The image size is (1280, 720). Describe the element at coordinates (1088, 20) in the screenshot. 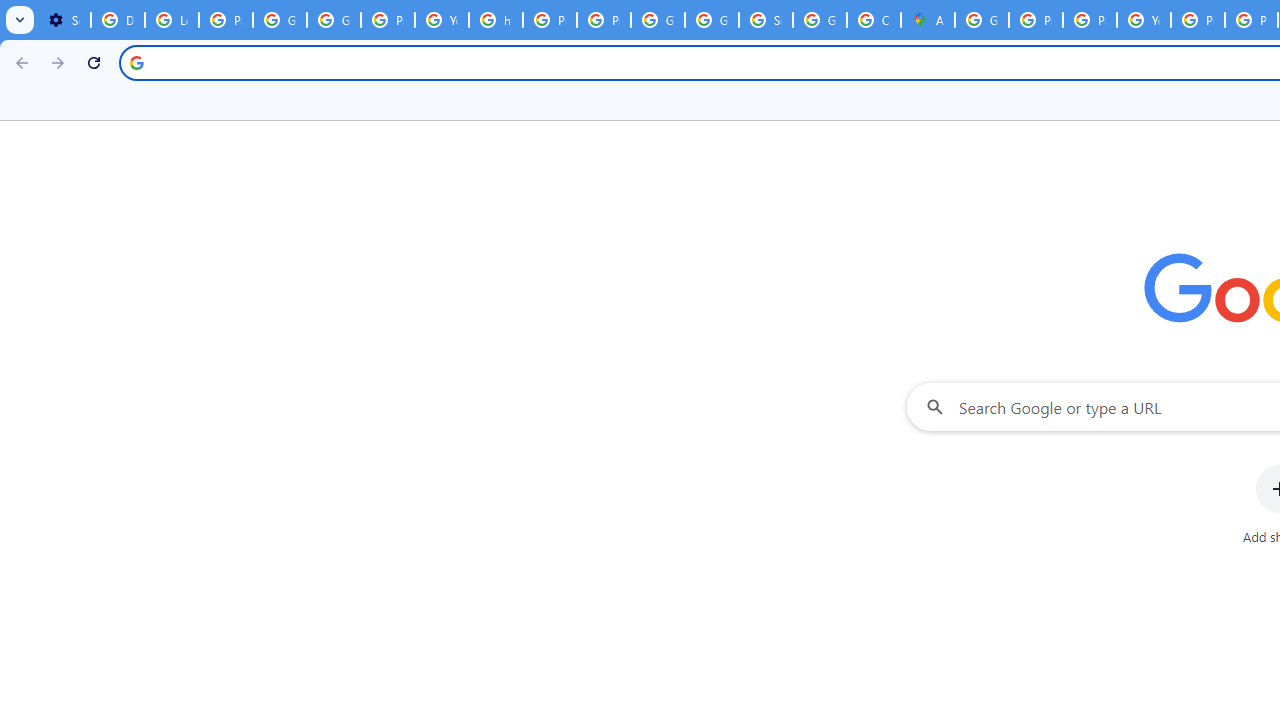

I see `'Privacy Help Center - Policies Help'` at that location.